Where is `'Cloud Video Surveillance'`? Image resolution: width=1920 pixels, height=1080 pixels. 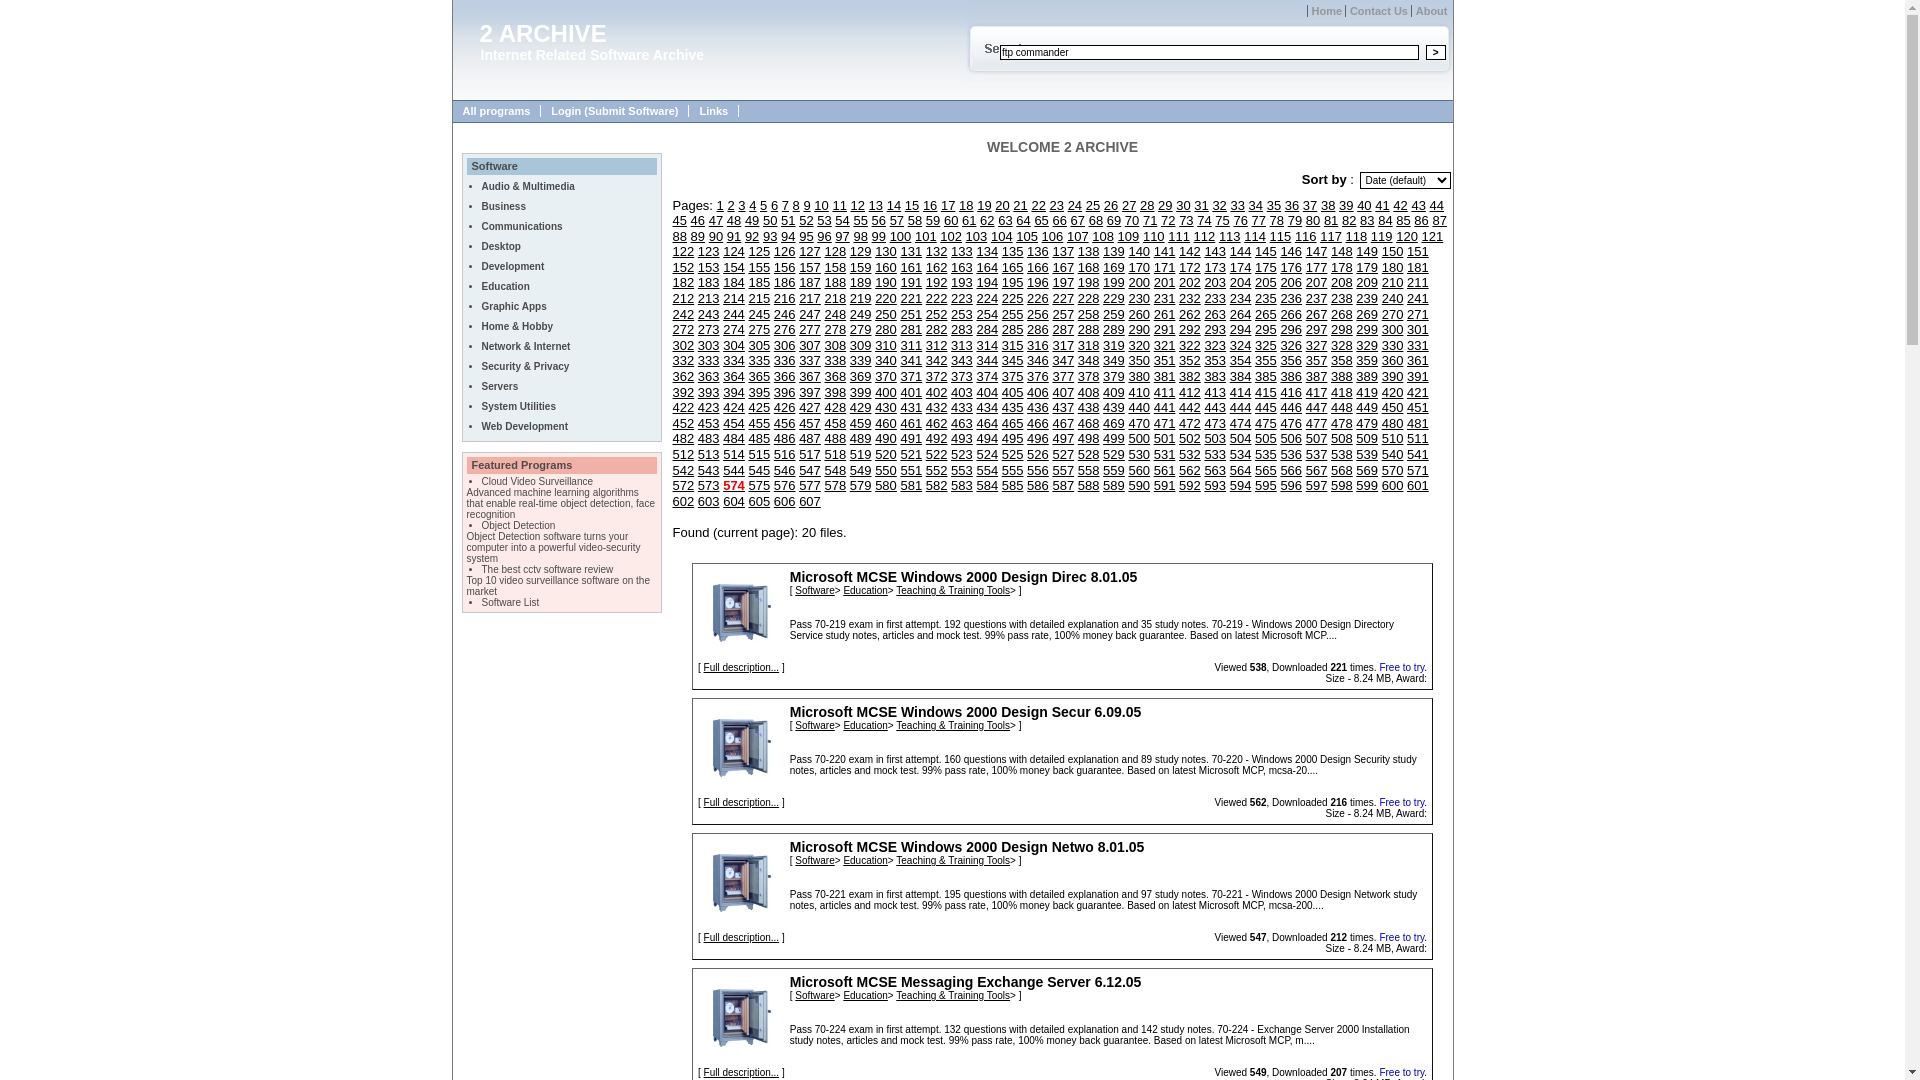
'Cloud Video Surveillance' is located at coordinates (537, 481).